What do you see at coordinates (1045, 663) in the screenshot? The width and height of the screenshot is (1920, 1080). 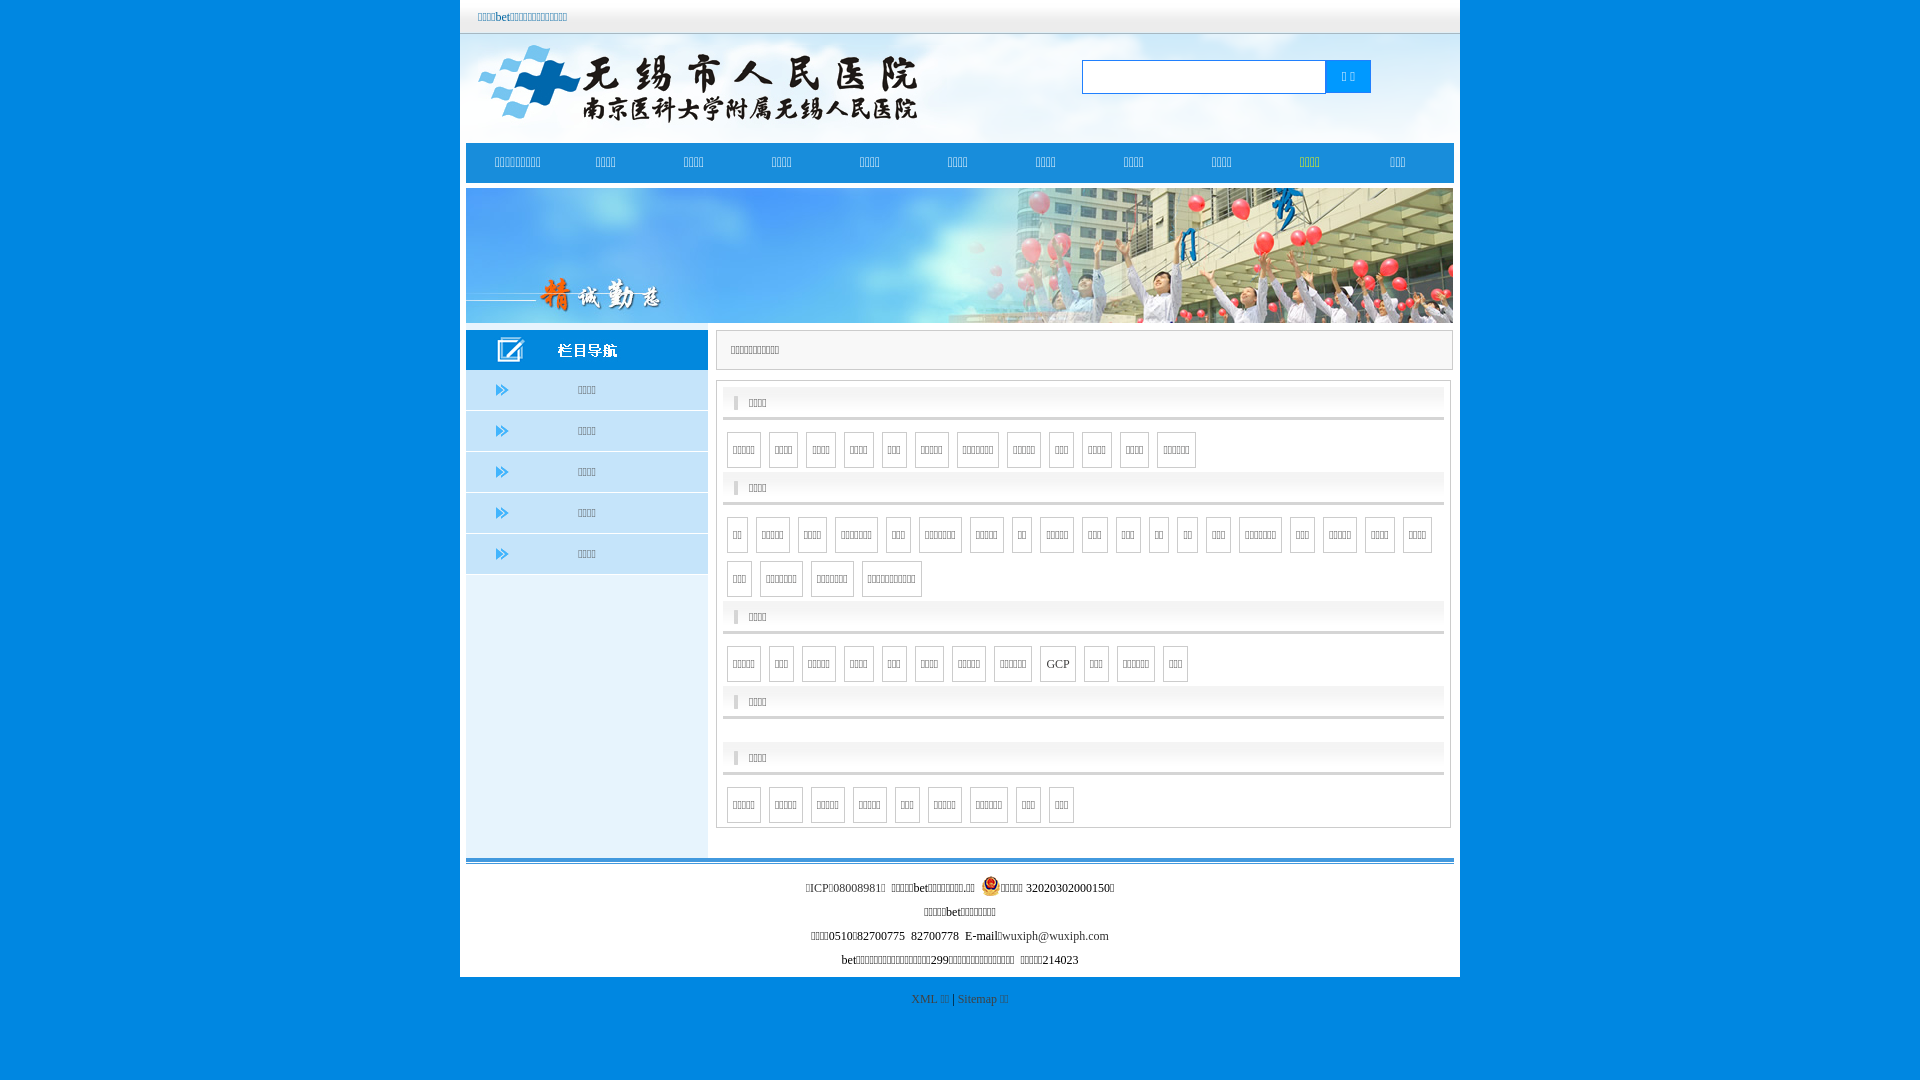 I see `'GCP'` at bounding box center [1045, 663].